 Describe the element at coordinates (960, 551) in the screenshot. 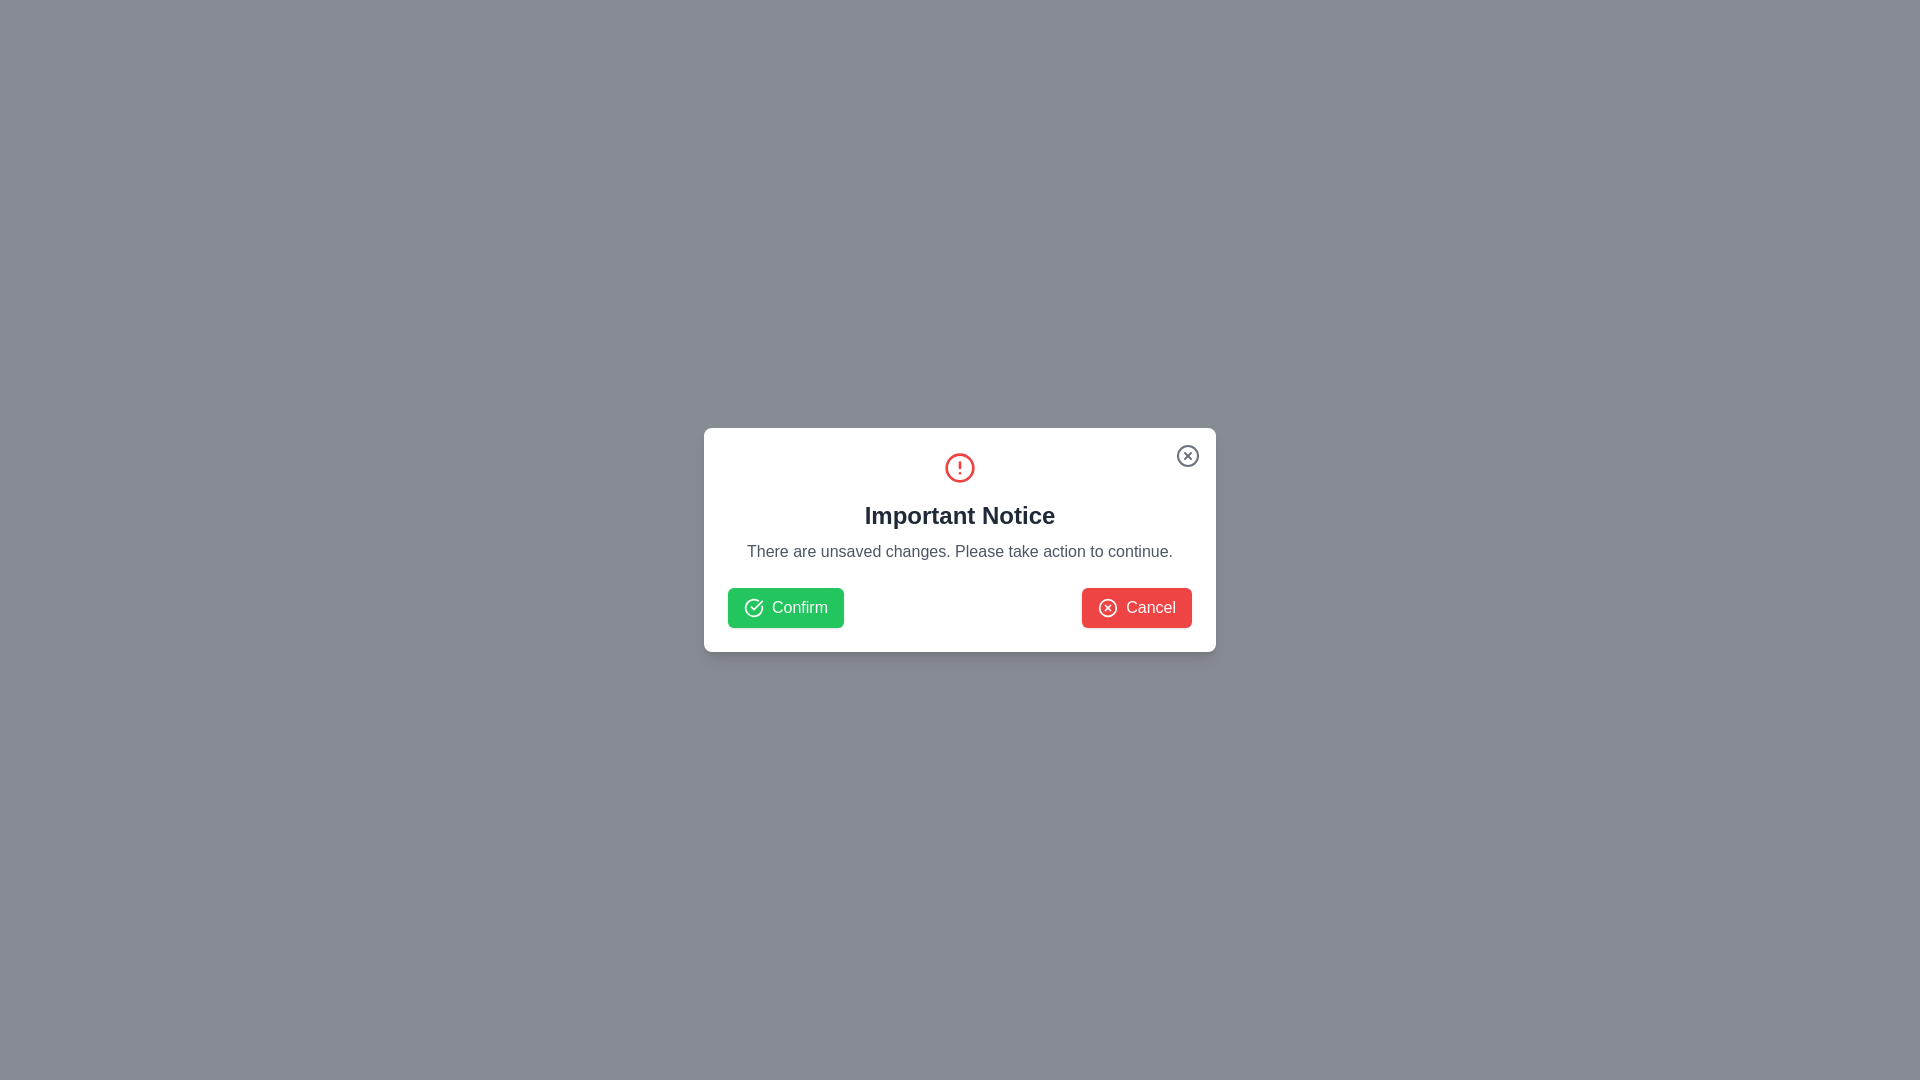

I see `informational text that states 'There are unsaved changes. Please take action to continue.' which is styled in gray color, located below the bold title 'Important Notice' in the center of the modal window` at that location.